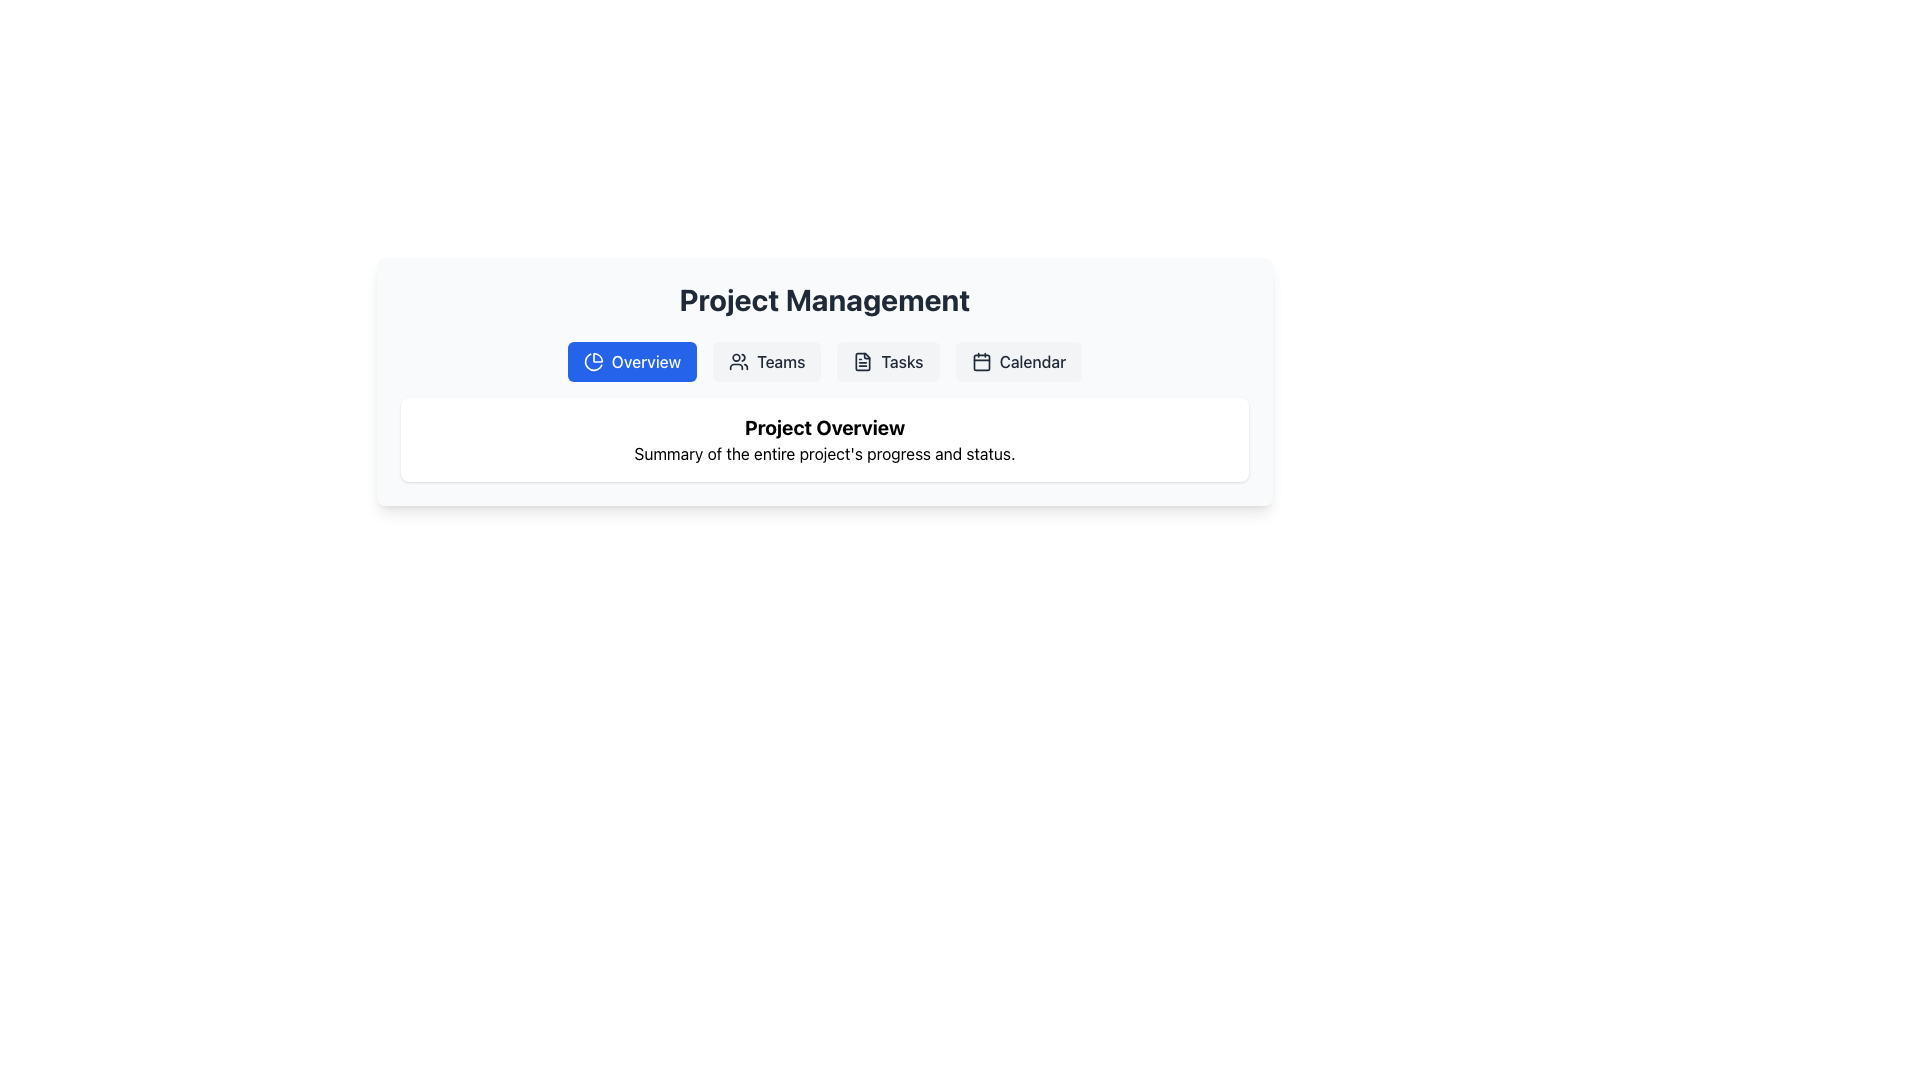  I want to click on the calendar icon located within the 'Calendar' navigation button, so click(981, 362).